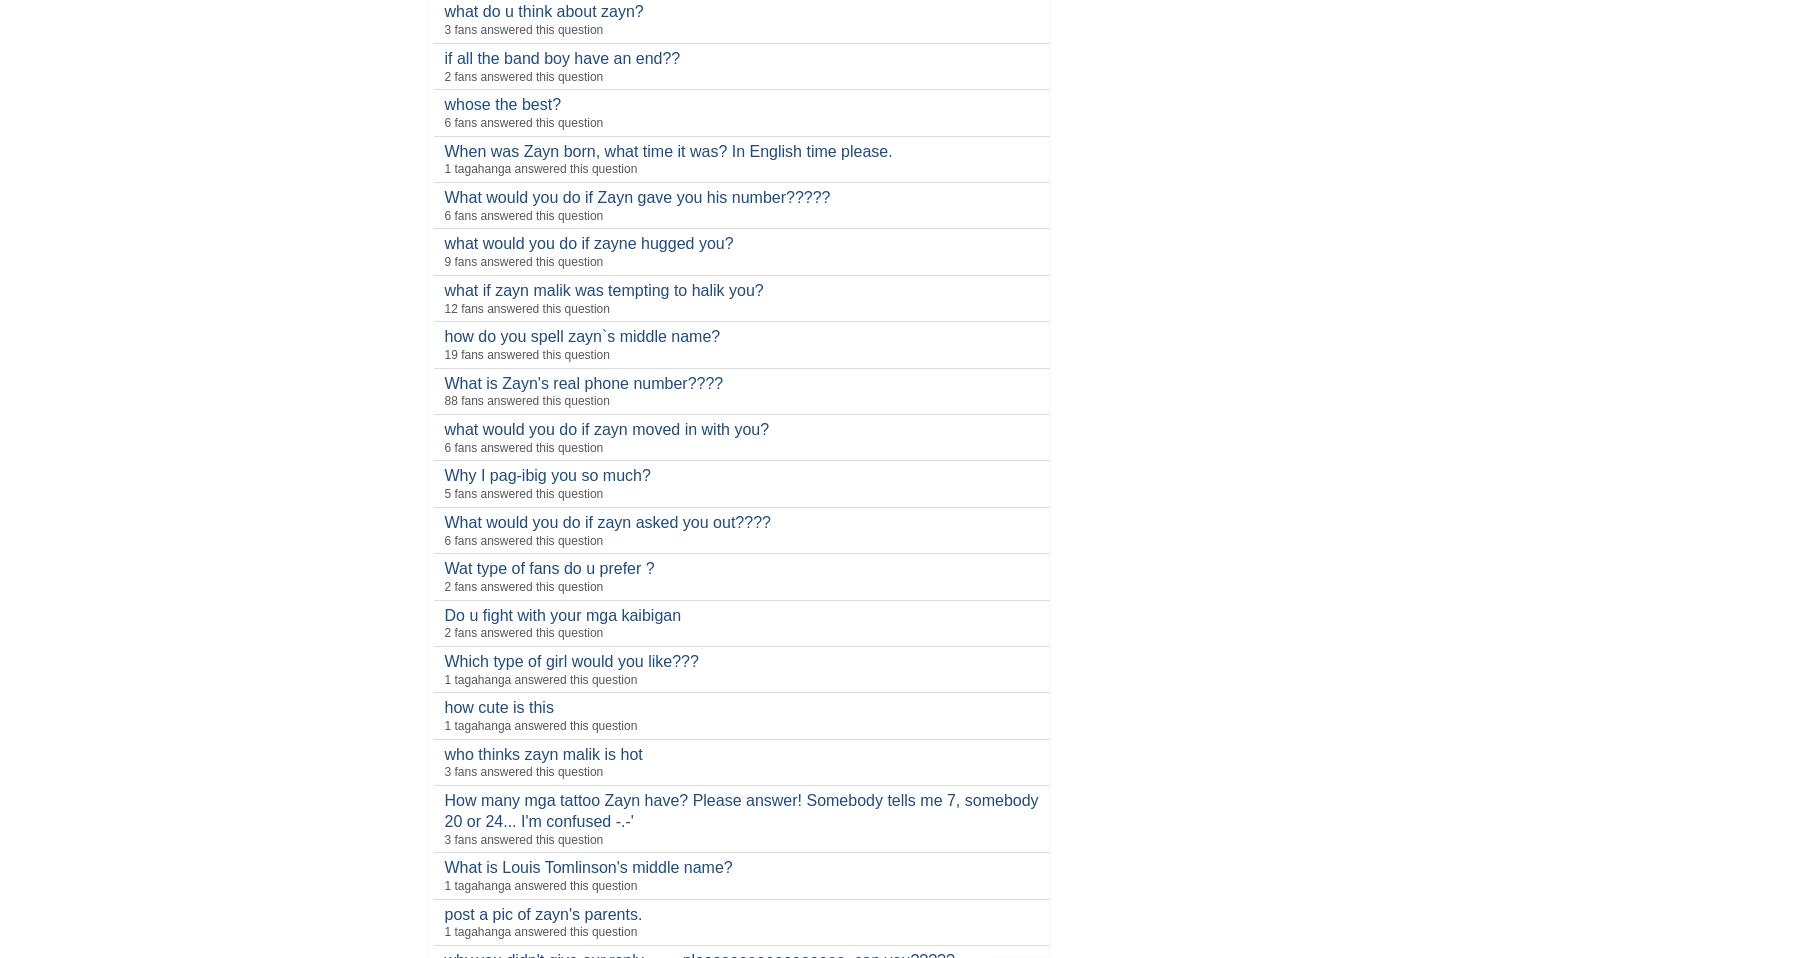 The height and width of the screenshot is (958, 1797). What do you see at coordinates (497, 706) in the screenshot?
I see `'how cute is this'` at bounding box center [497, 706].